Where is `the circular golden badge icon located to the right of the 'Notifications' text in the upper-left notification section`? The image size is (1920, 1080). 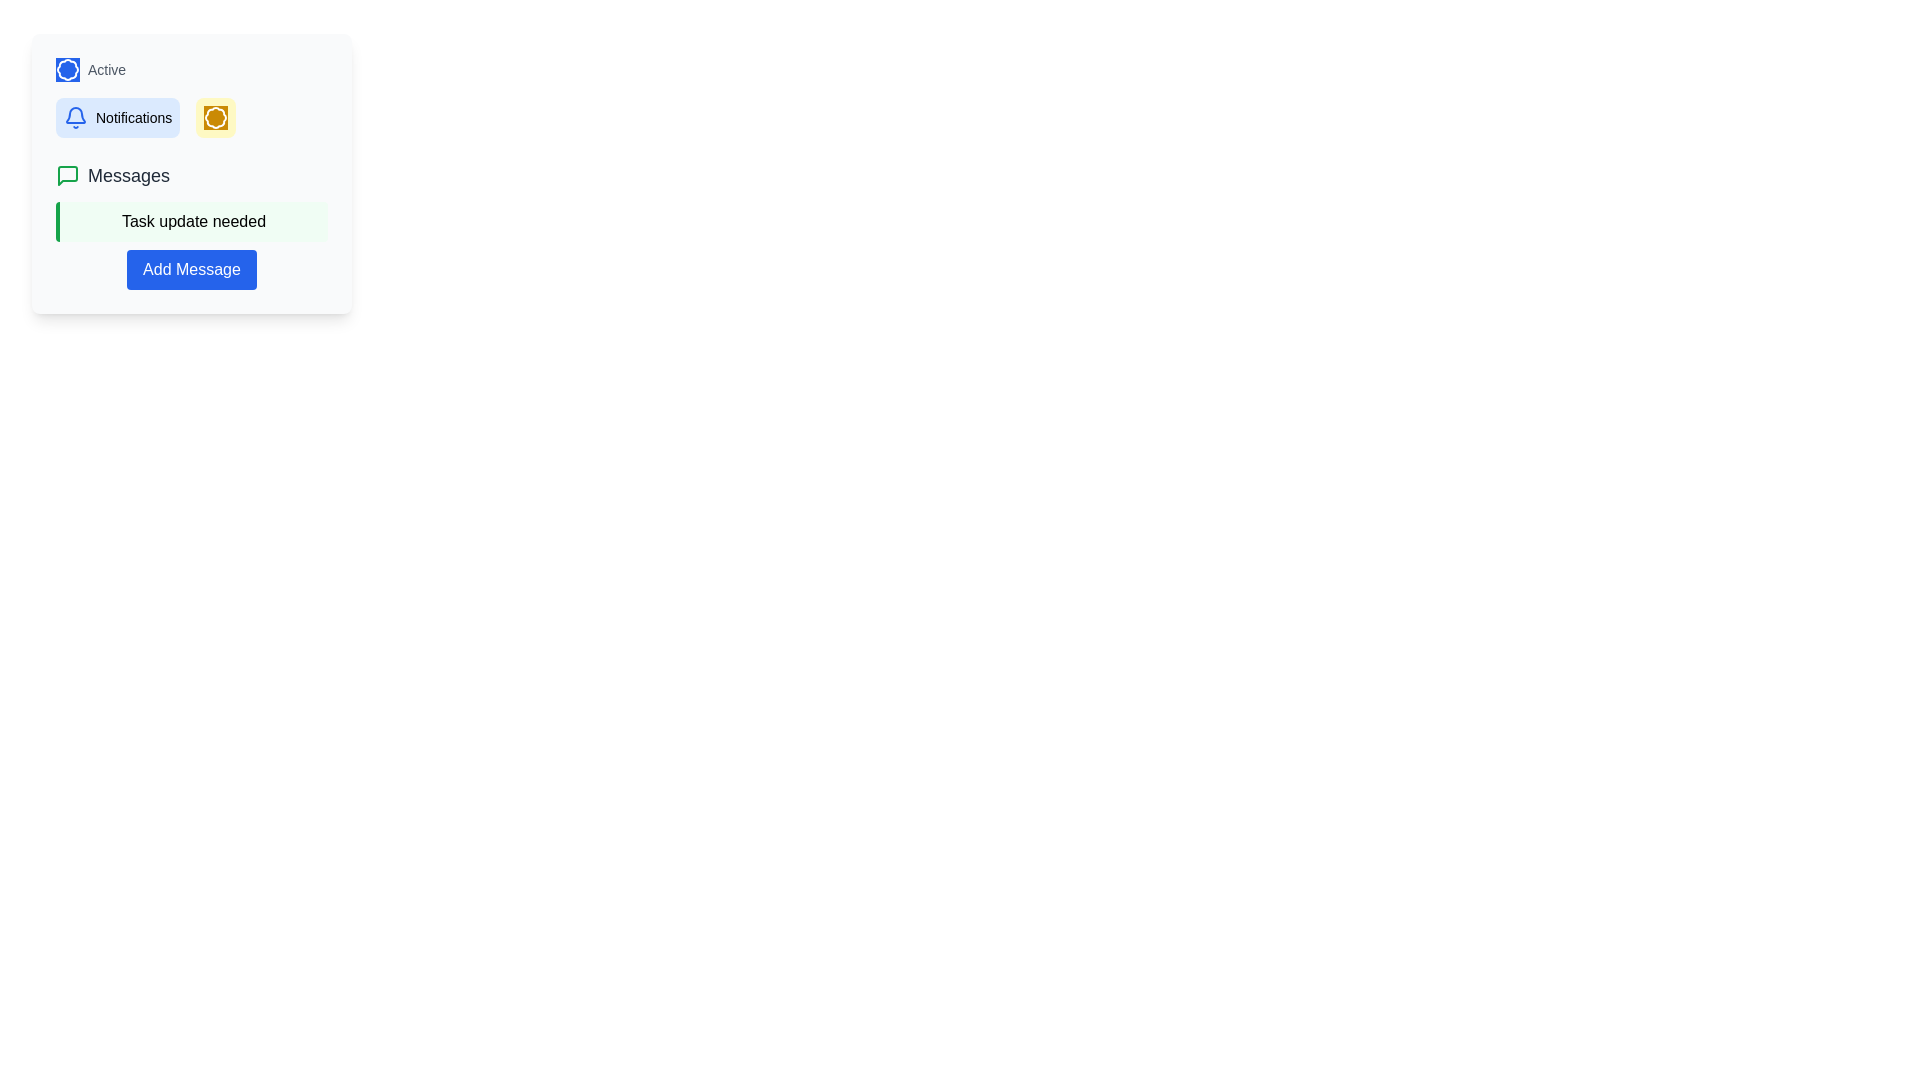 the circular golden badge icon located to the right of the 'Notifications' text in the upper-left notification section is located at coordinates (216, 118).